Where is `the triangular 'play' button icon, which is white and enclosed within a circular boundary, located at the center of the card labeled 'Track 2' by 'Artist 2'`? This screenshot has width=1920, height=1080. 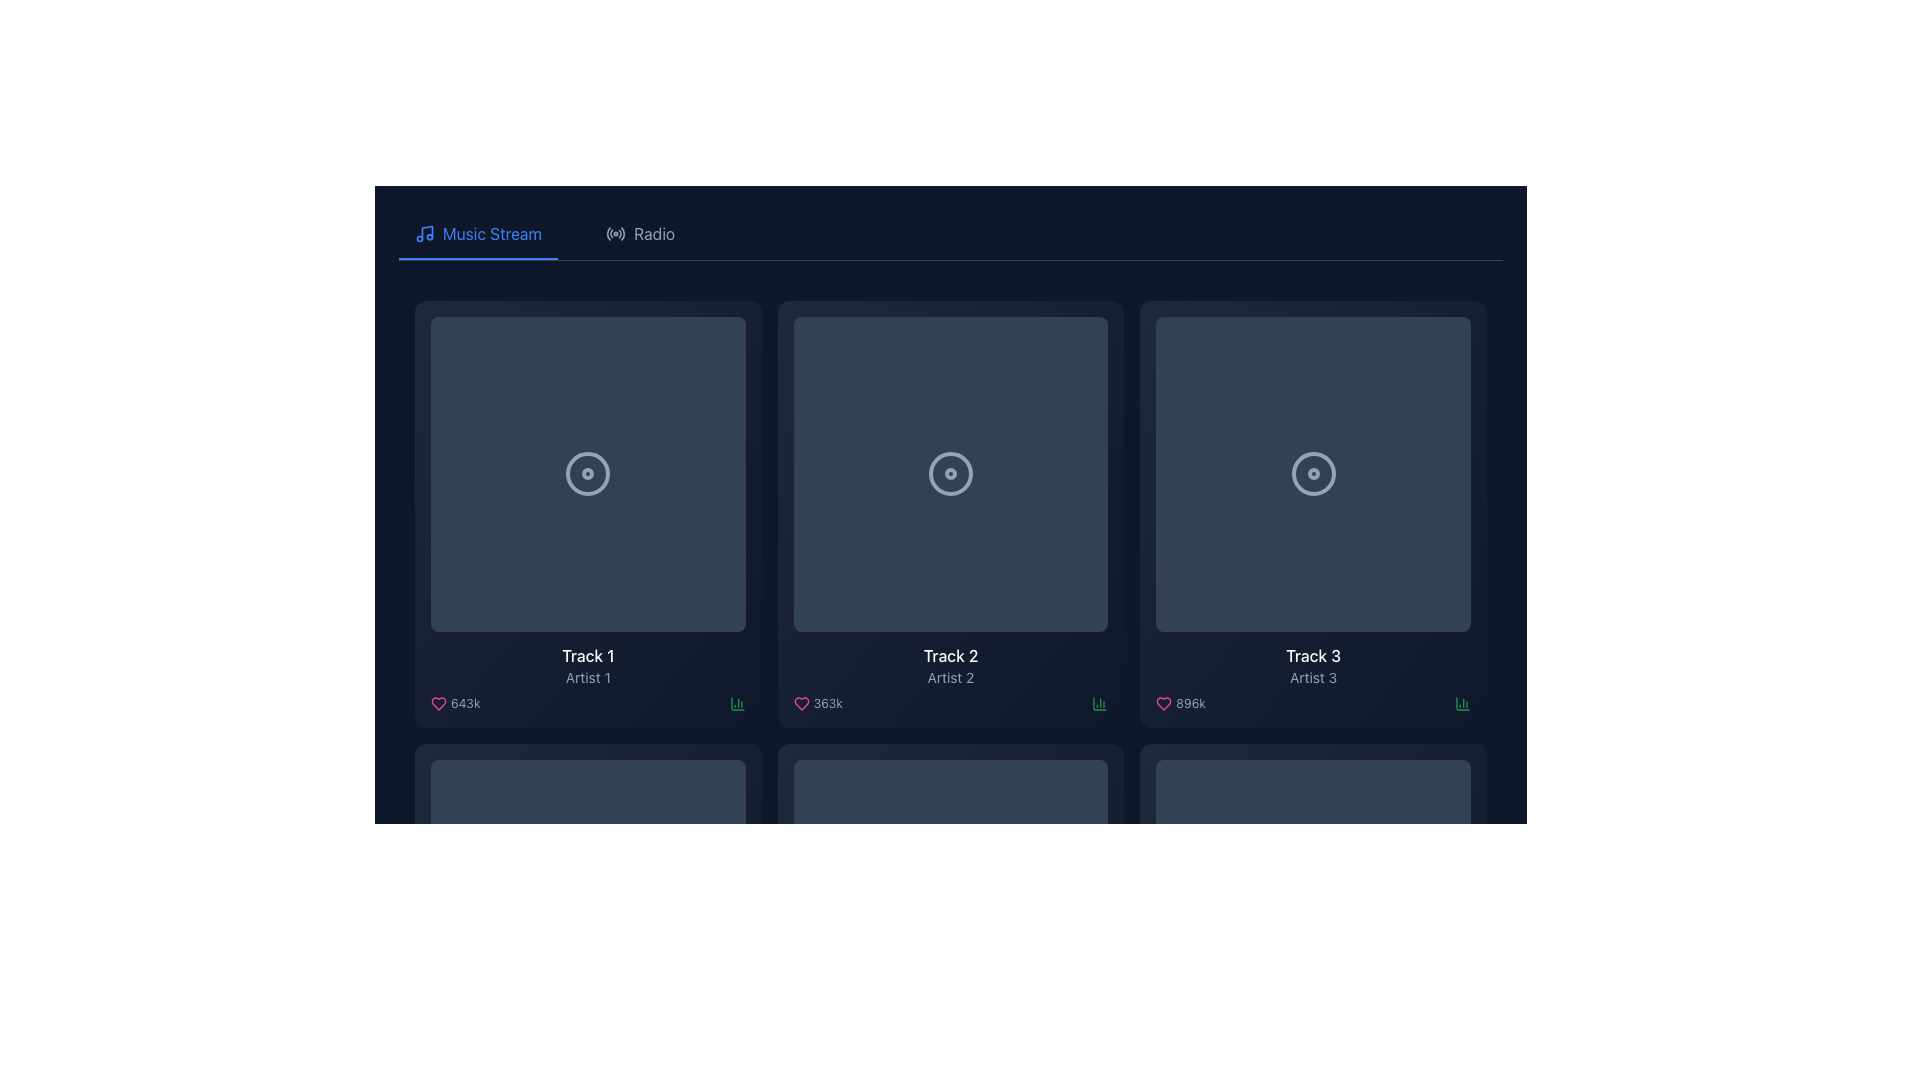 the triangular 'play' button icon, which is white and enclosed within a circular boundary, located at the center of the card labeled 'Track 2' by 'Artist 2' is located at coordinates (951, 474).